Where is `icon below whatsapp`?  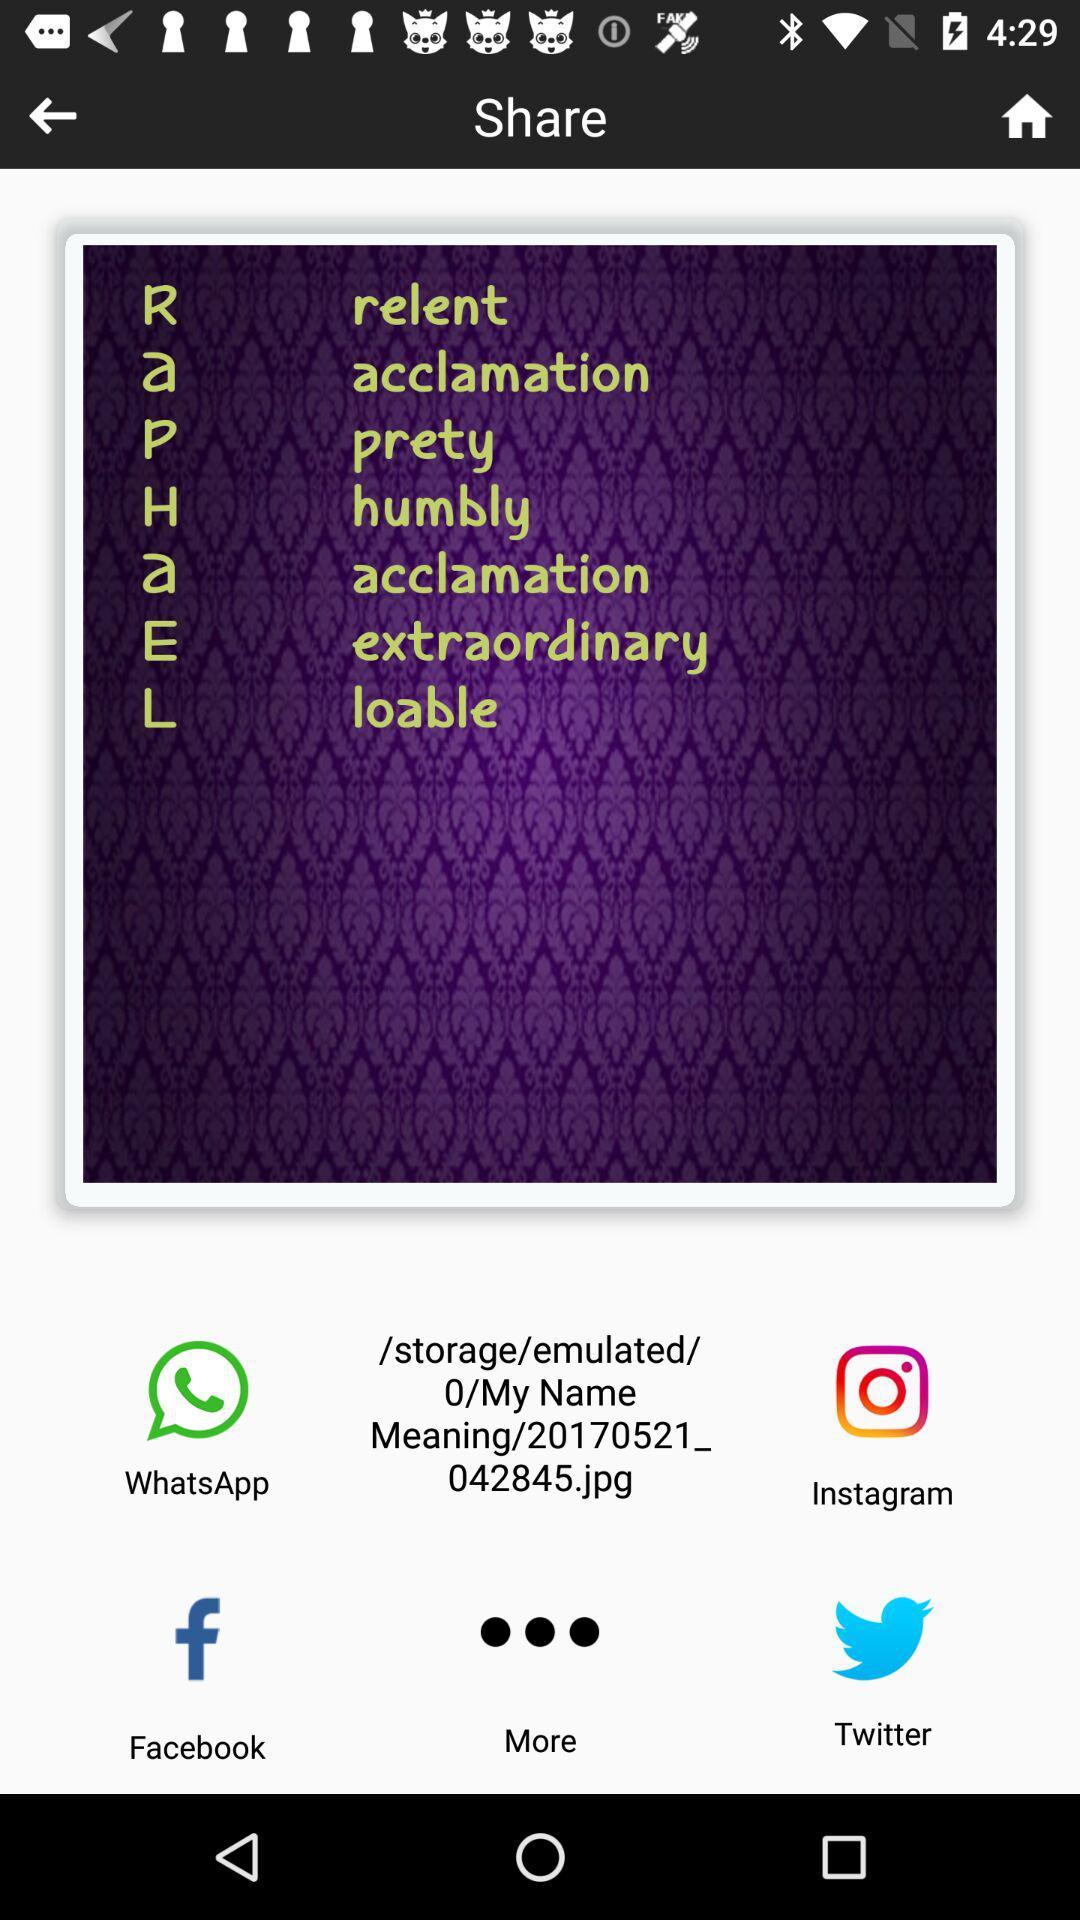 icon below whatsapp is located at coordinates (197, 1639).